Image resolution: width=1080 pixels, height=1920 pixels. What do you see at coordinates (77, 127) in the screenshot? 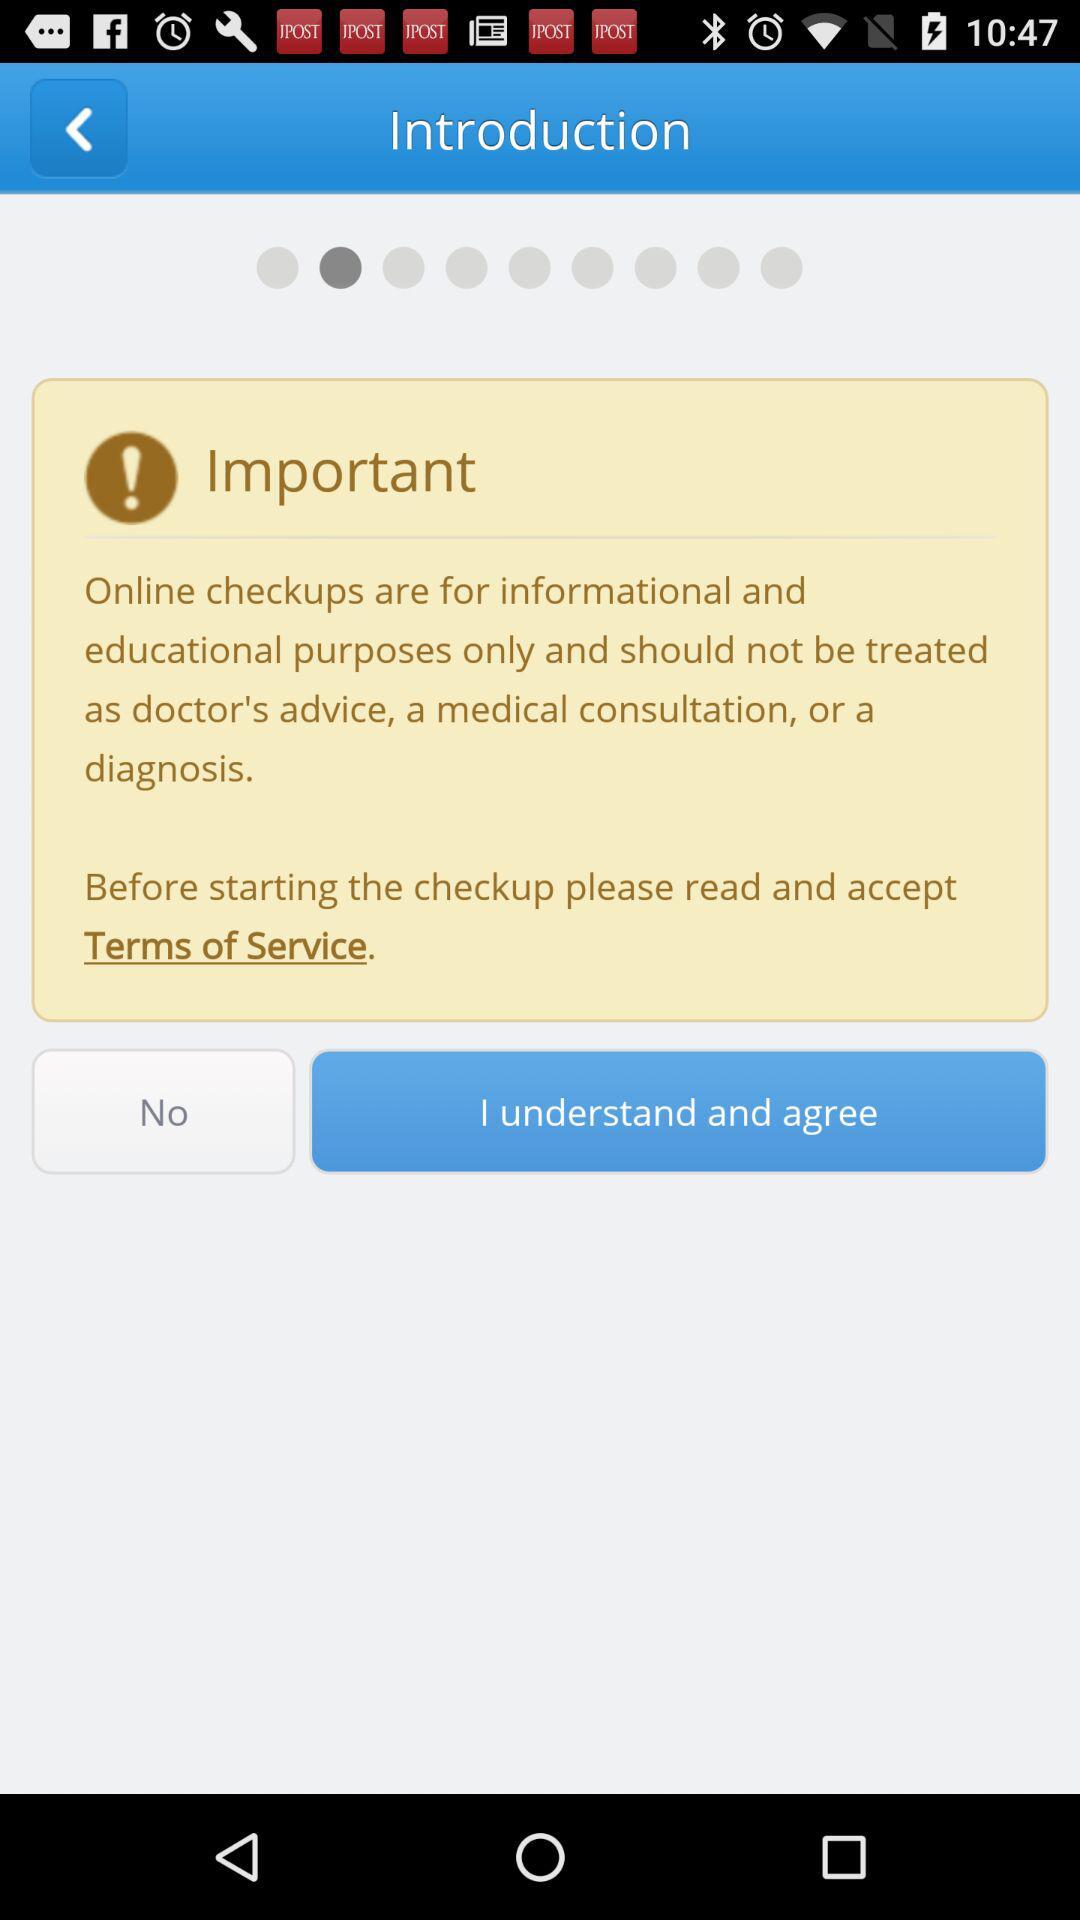
I see `the item next to the introduction app` at bounding box center [77, 127].